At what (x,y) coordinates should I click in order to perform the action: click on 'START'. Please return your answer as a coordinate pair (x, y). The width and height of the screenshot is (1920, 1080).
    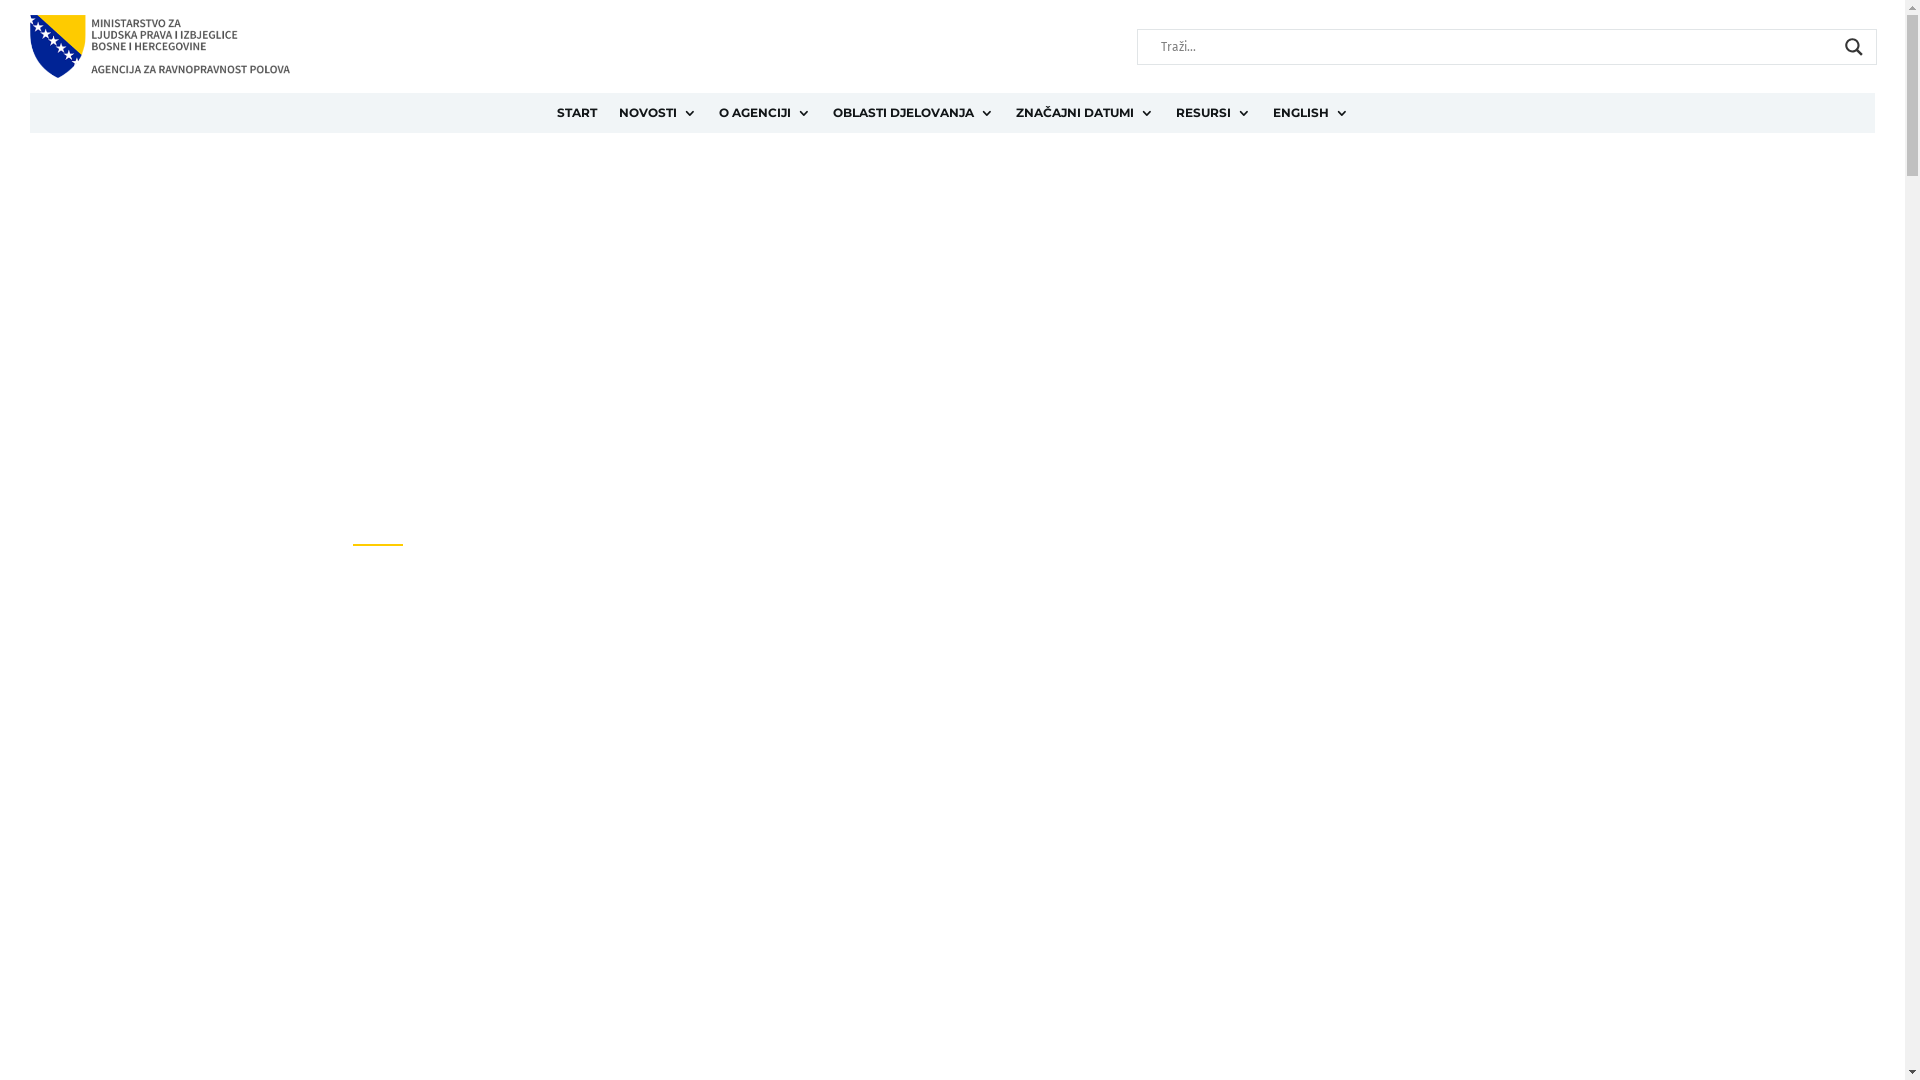
    Looking at the image, I should click on (575, 116).